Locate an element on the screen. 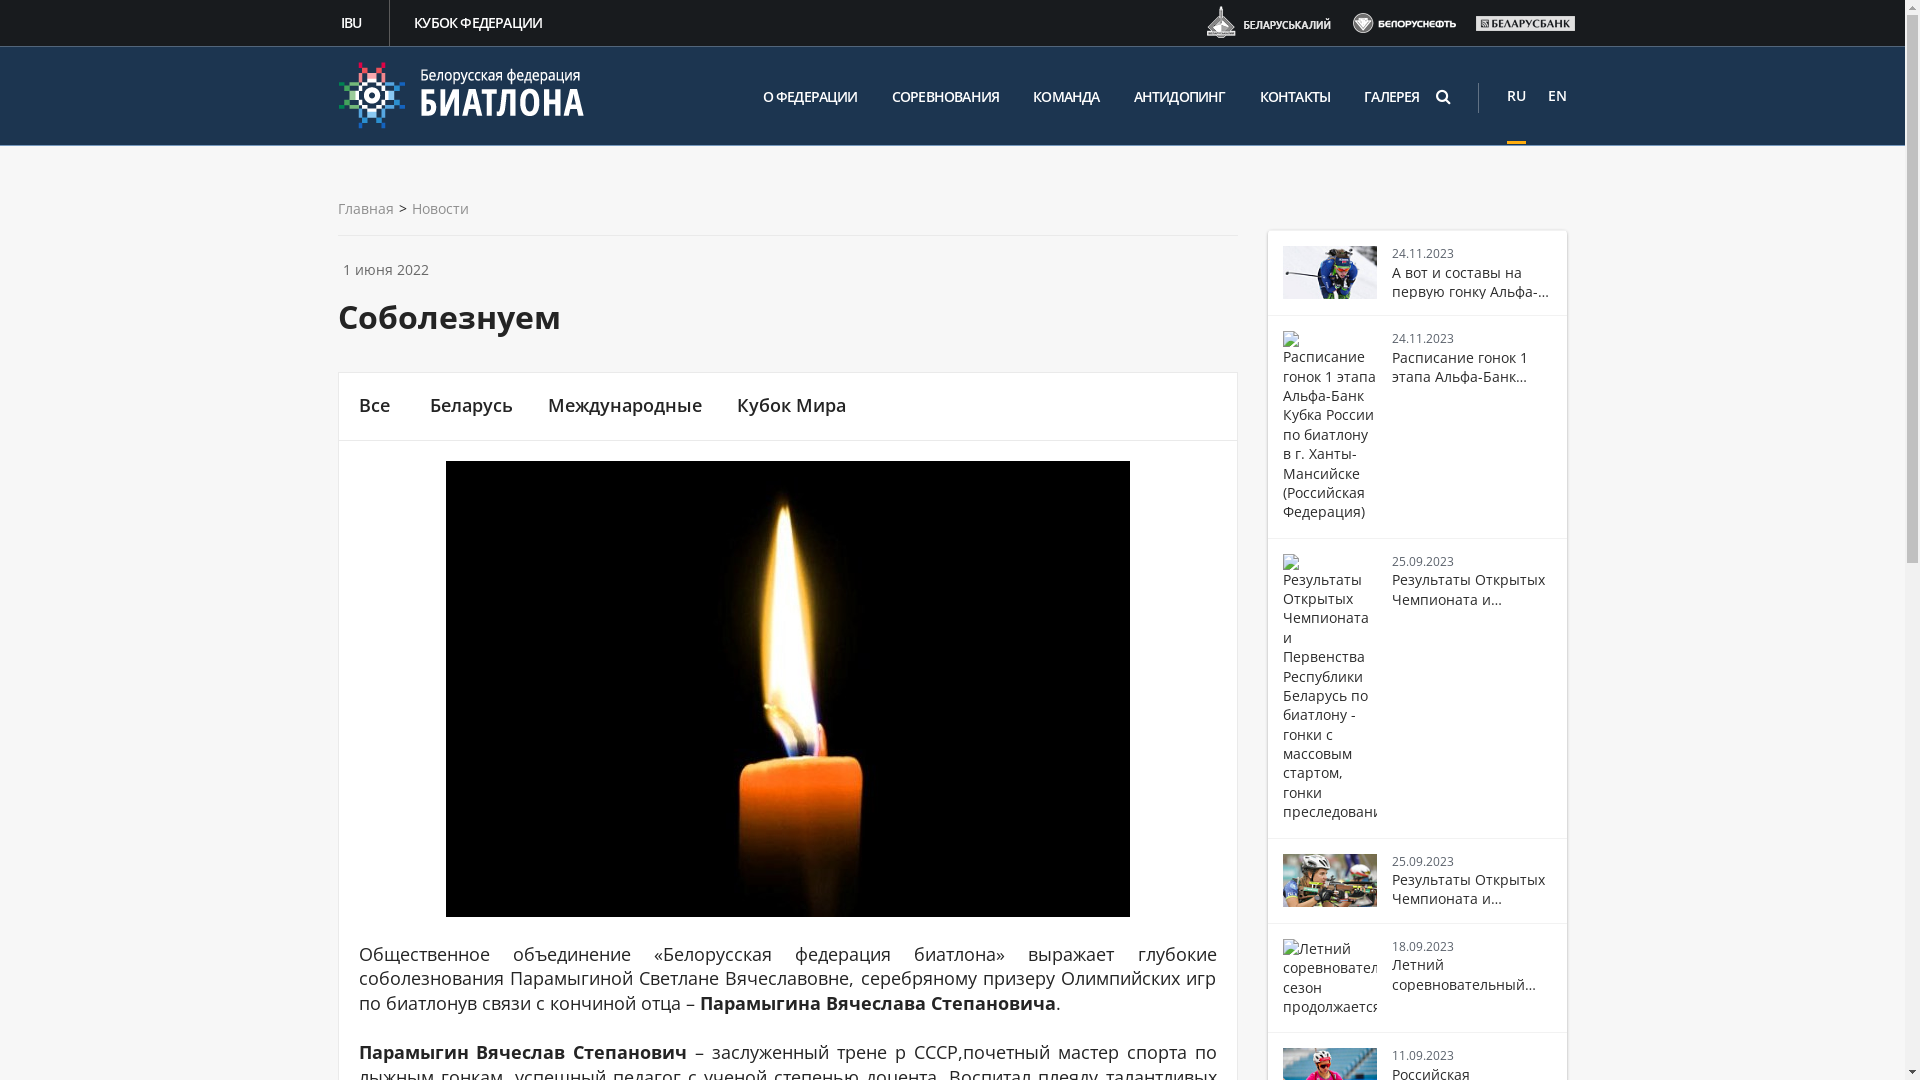 This screenshot has height=1080, width=1920. 'RU' is located at coordinates (1516, 95).